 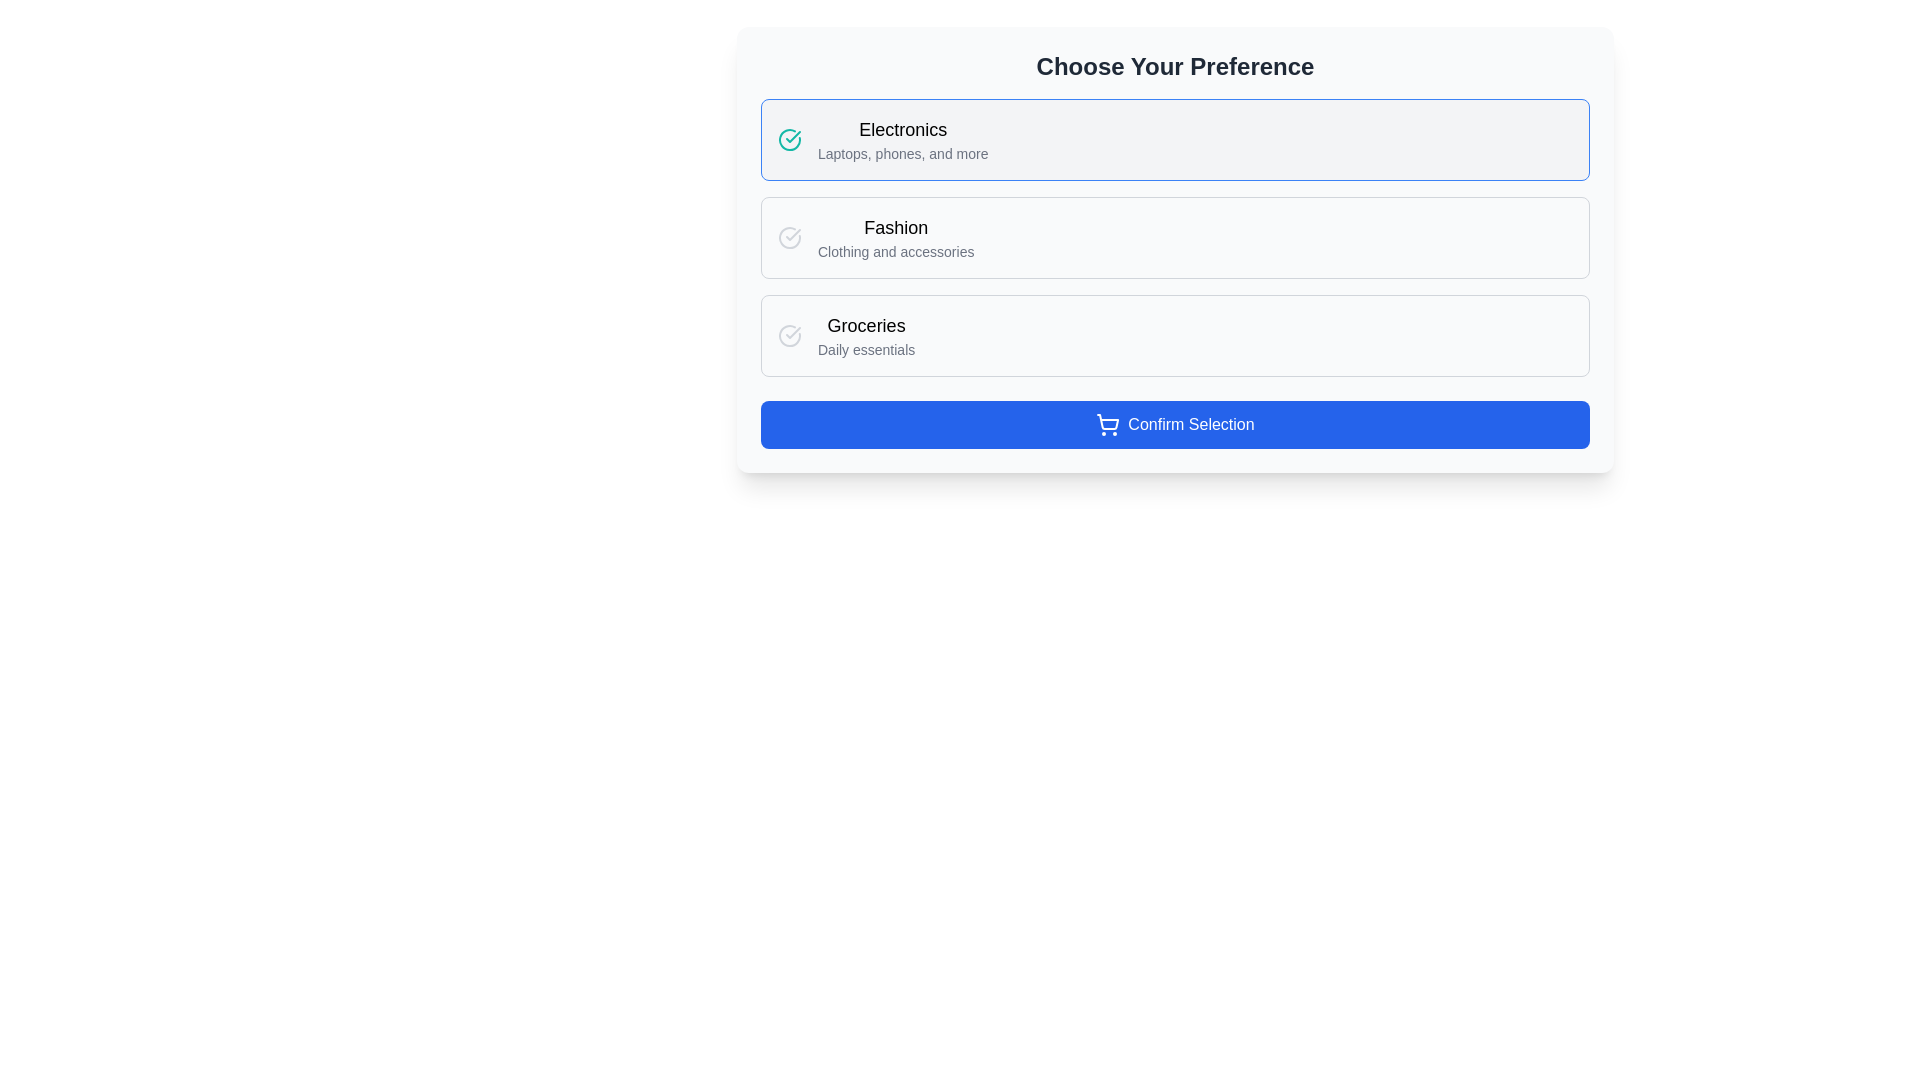 I want to click on the selection status icon for the 'Fashion' item, which is located immediately to the left of the text 'Fashion' in the vertical list of selectable preferences, so click(x=789, y=237).